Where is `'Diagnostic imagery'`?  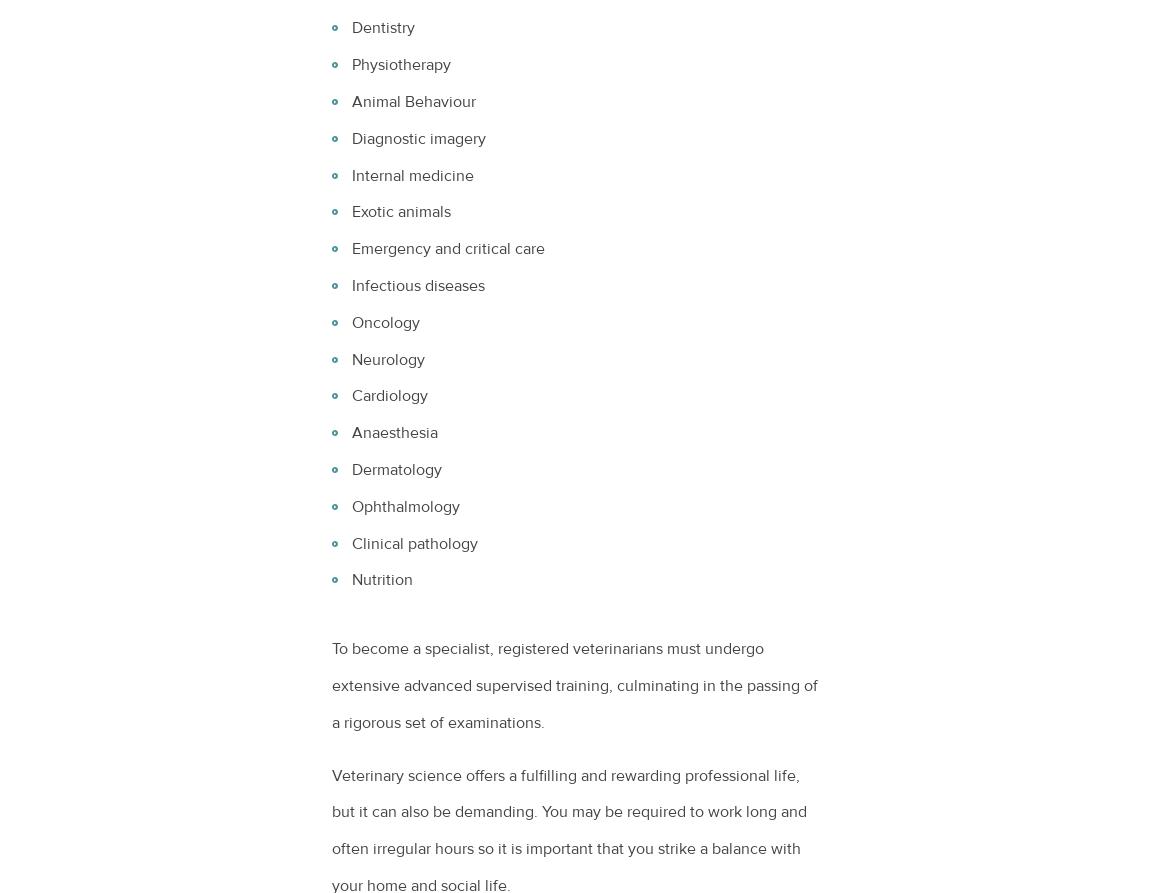 'Diagnostic imagery' is located at coordinates (418, 137).